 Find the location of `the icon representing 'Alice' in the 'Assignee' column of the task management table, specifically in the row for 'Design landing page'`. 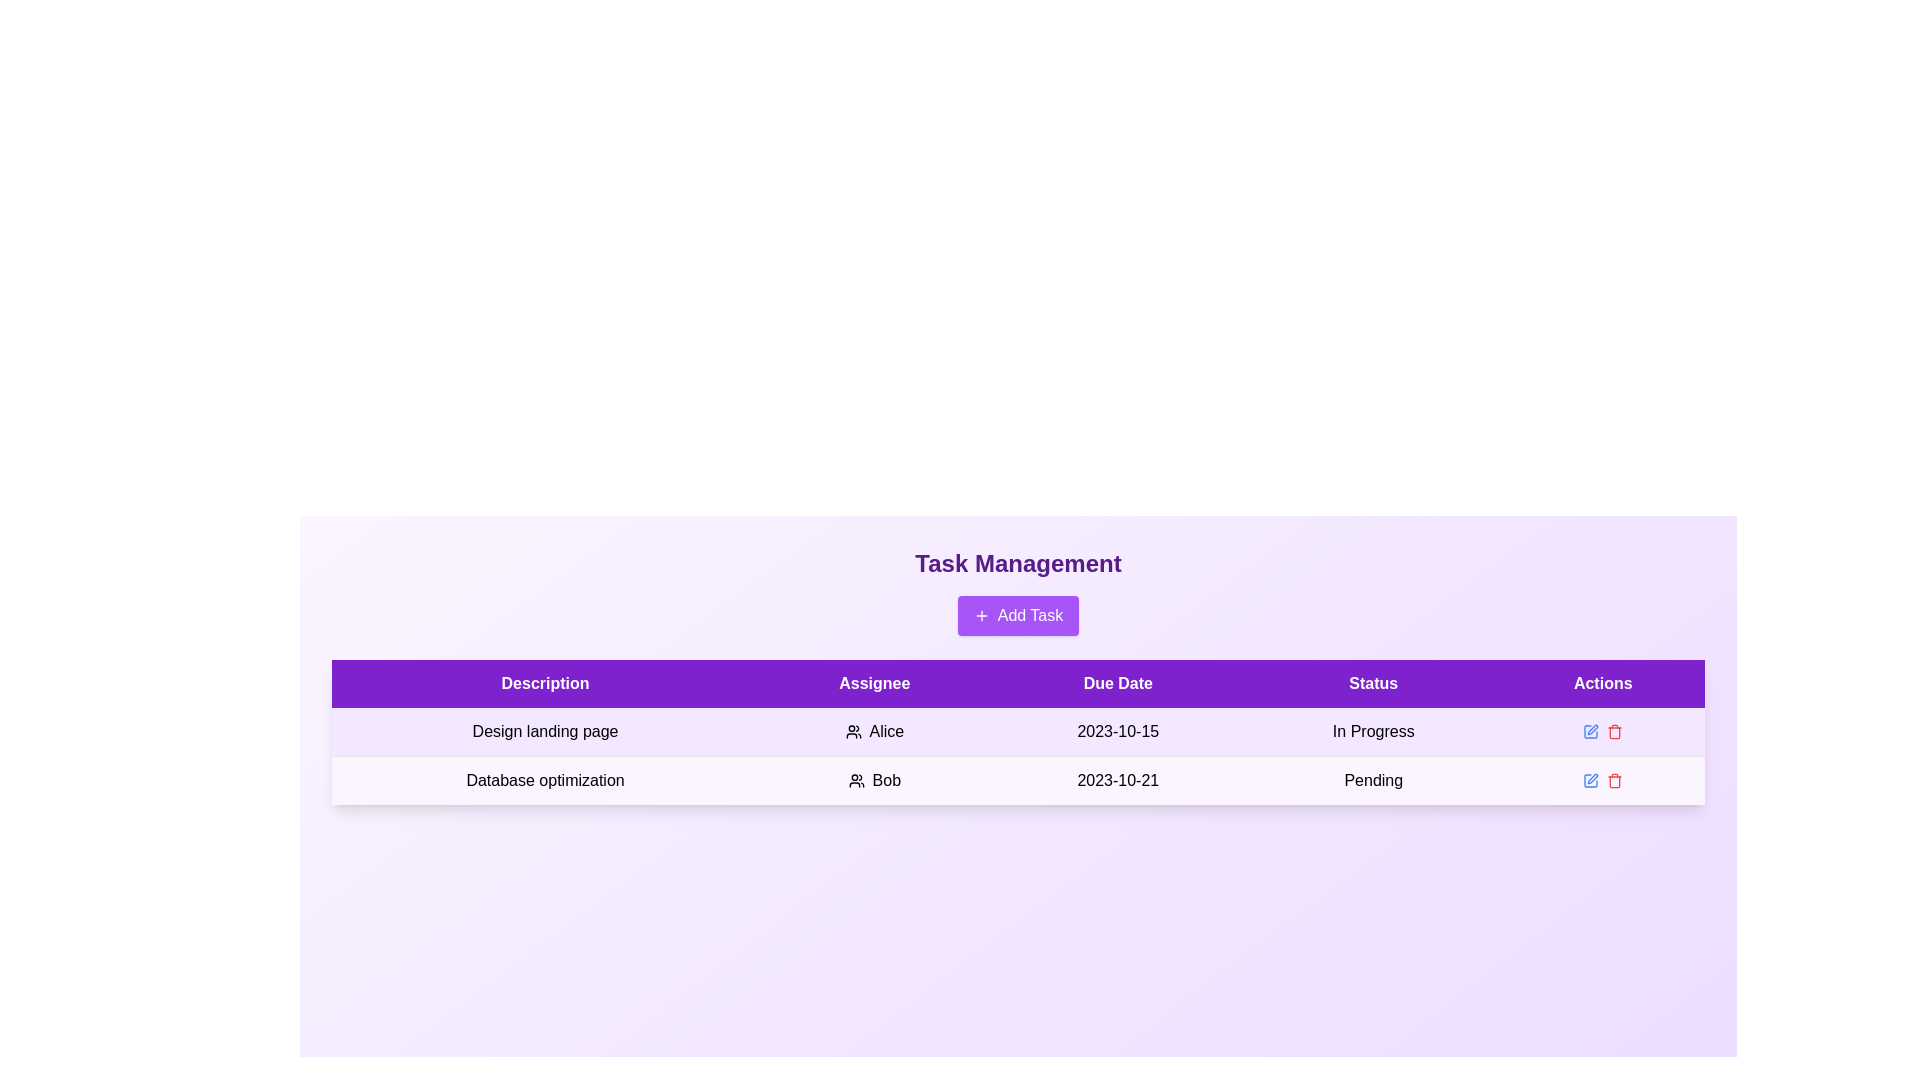

the icon representing 'Alice' in the 'Assignee' column of the task management table, specifically in the row for 'Design landing page' is located at coordinates (853, 732).